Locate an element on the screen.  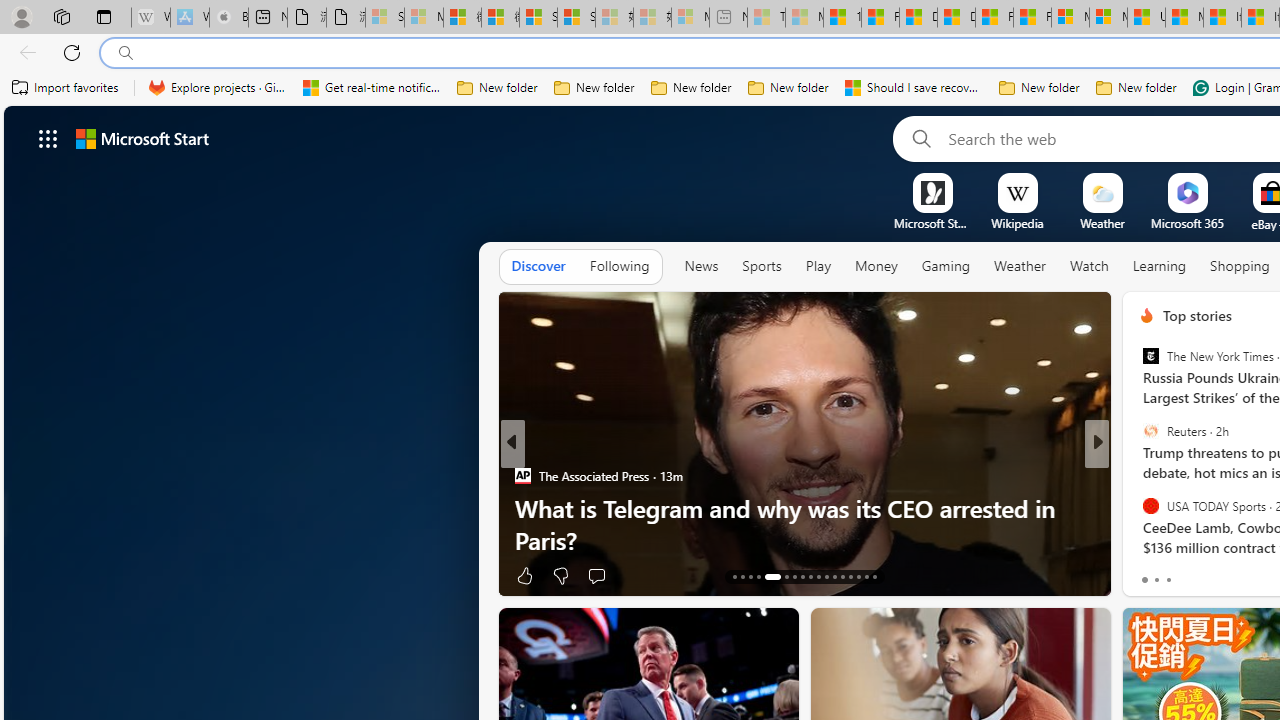
'AutomationID: tab-18' is located at coordinates (781, 577).